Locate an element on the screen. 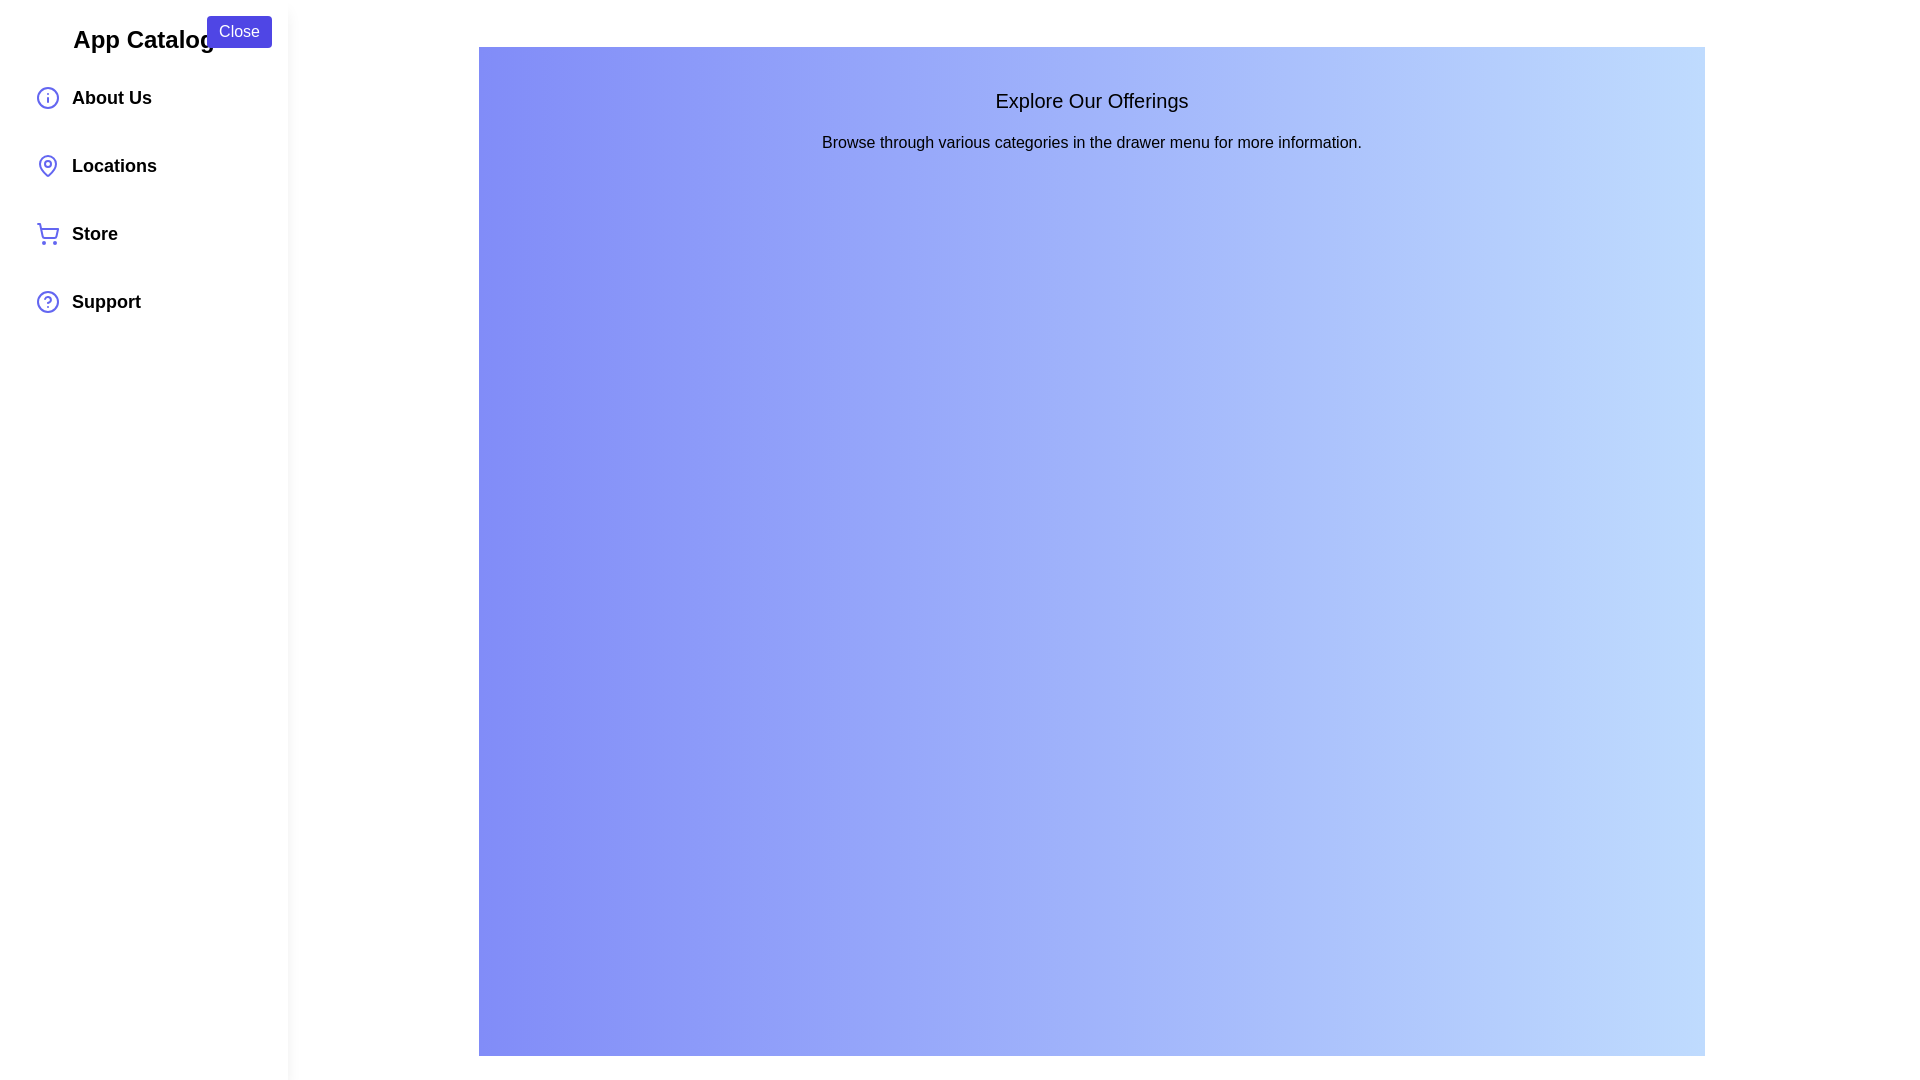 The width and height of the screenshot is (1920, 1080). the category item Store to see its hover effect is located at coordinates (143, 233).